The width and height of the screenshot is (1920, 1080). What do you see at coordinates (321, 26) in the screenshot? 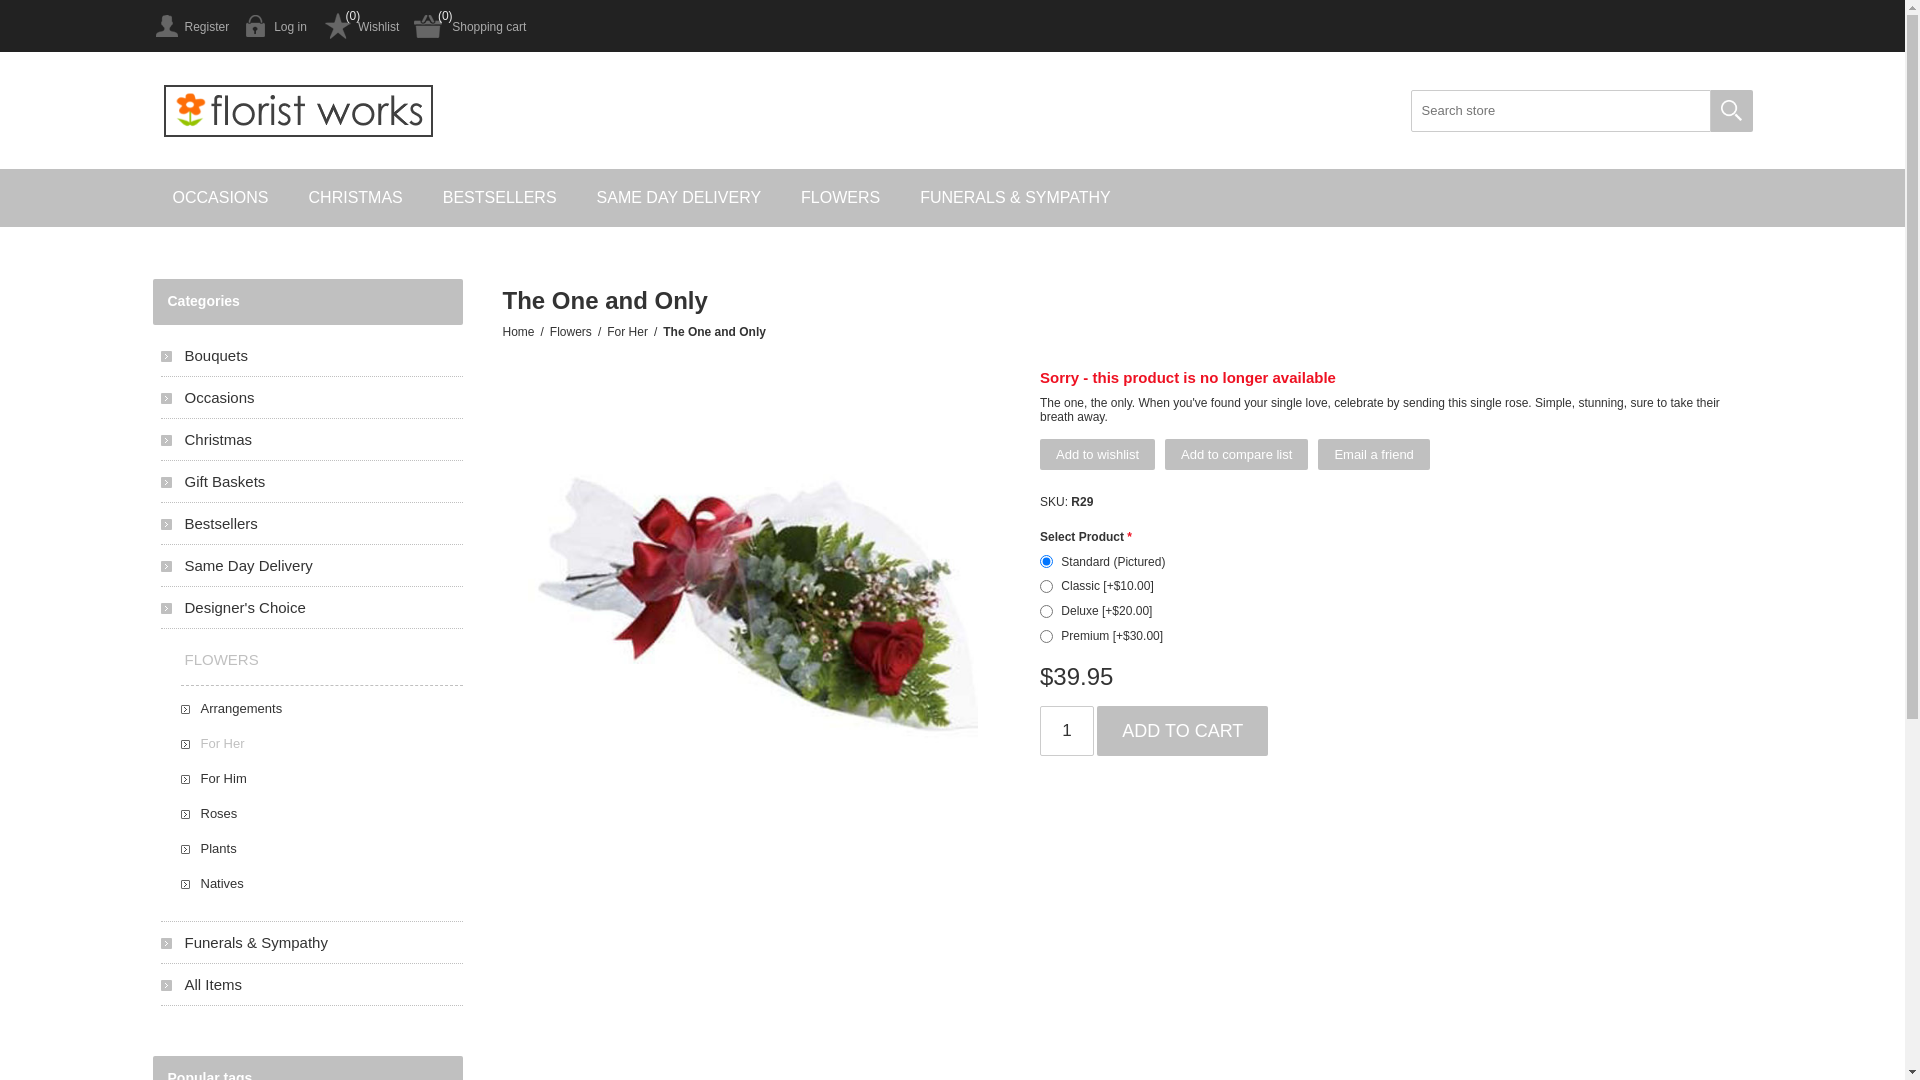
I see `'Wishlist'` at bounding box center [321, 26].